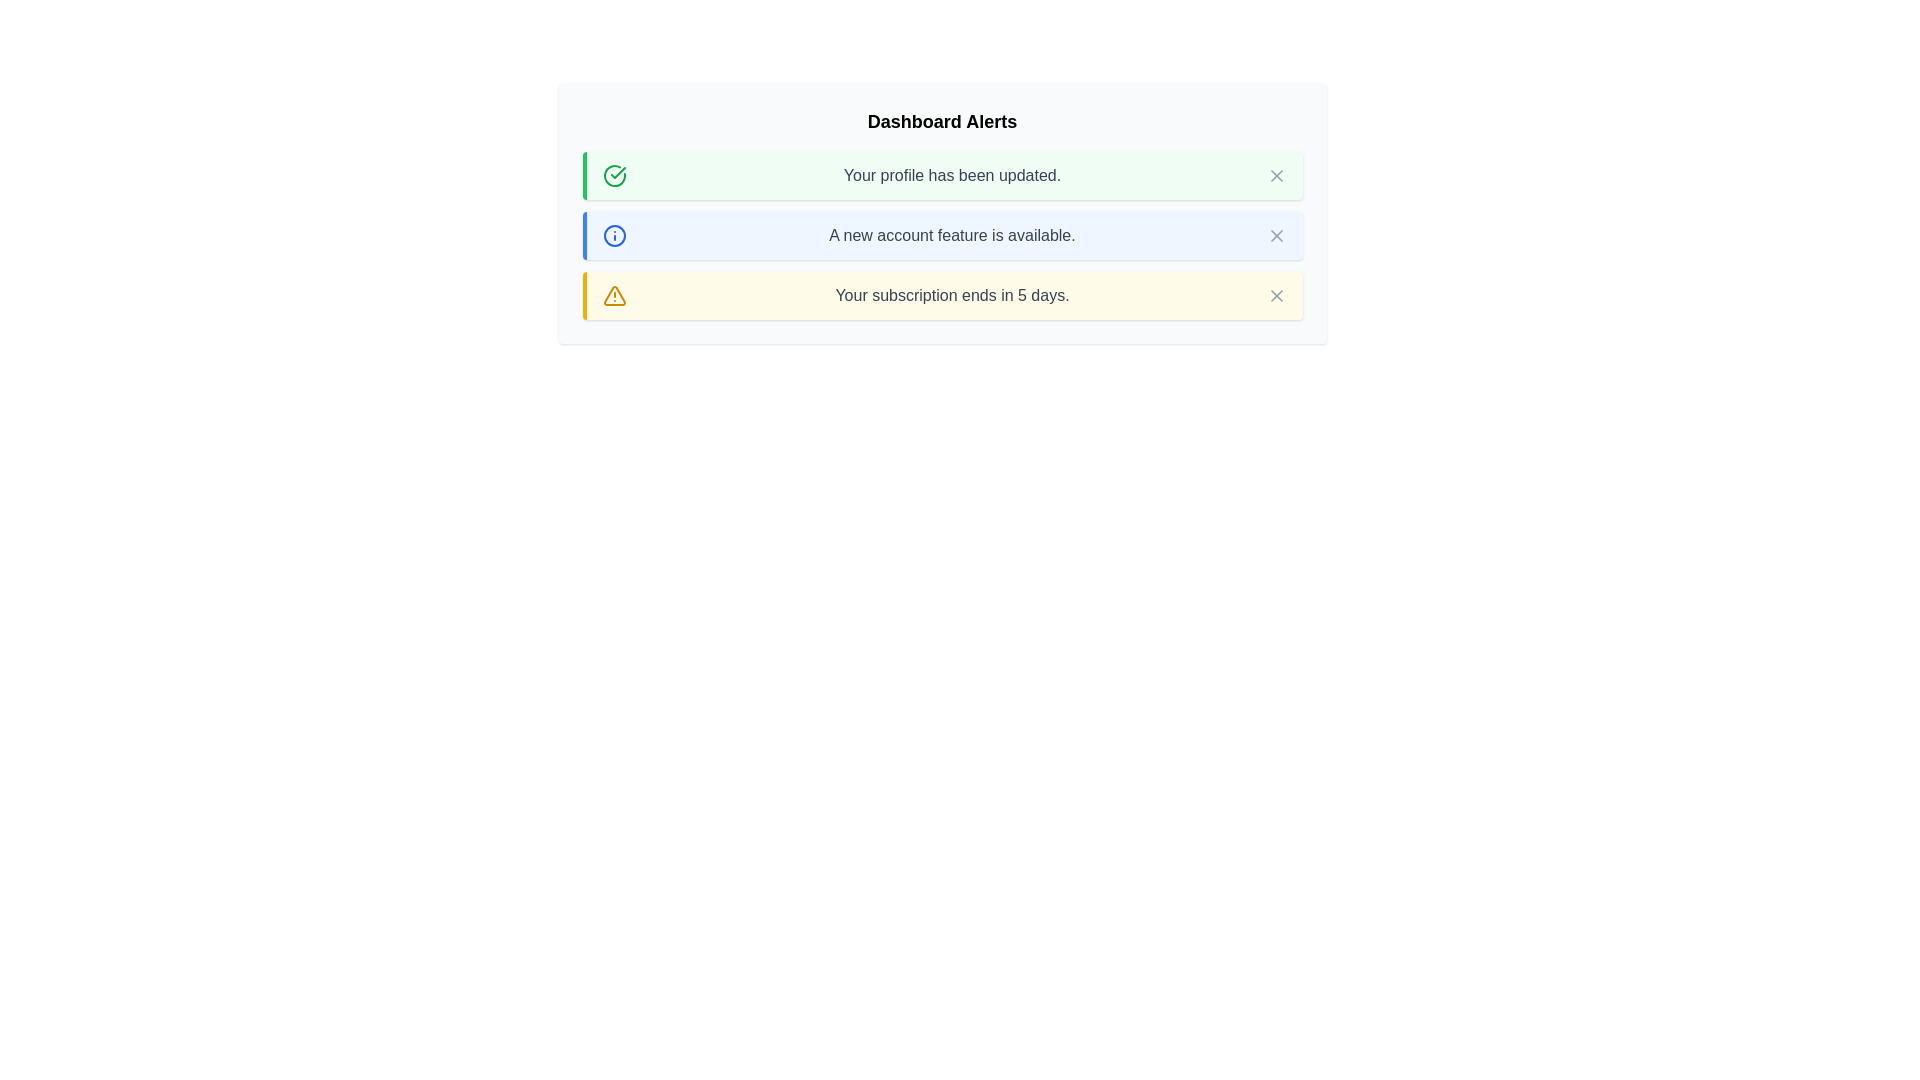  What do you see at coordinates (1275, 234) in the screenshot?
I see `the dismissal button at the rightmost end of the notification bar that contains the text 'A new account feature is available' to change its color` at bounding box center [1275, 234].